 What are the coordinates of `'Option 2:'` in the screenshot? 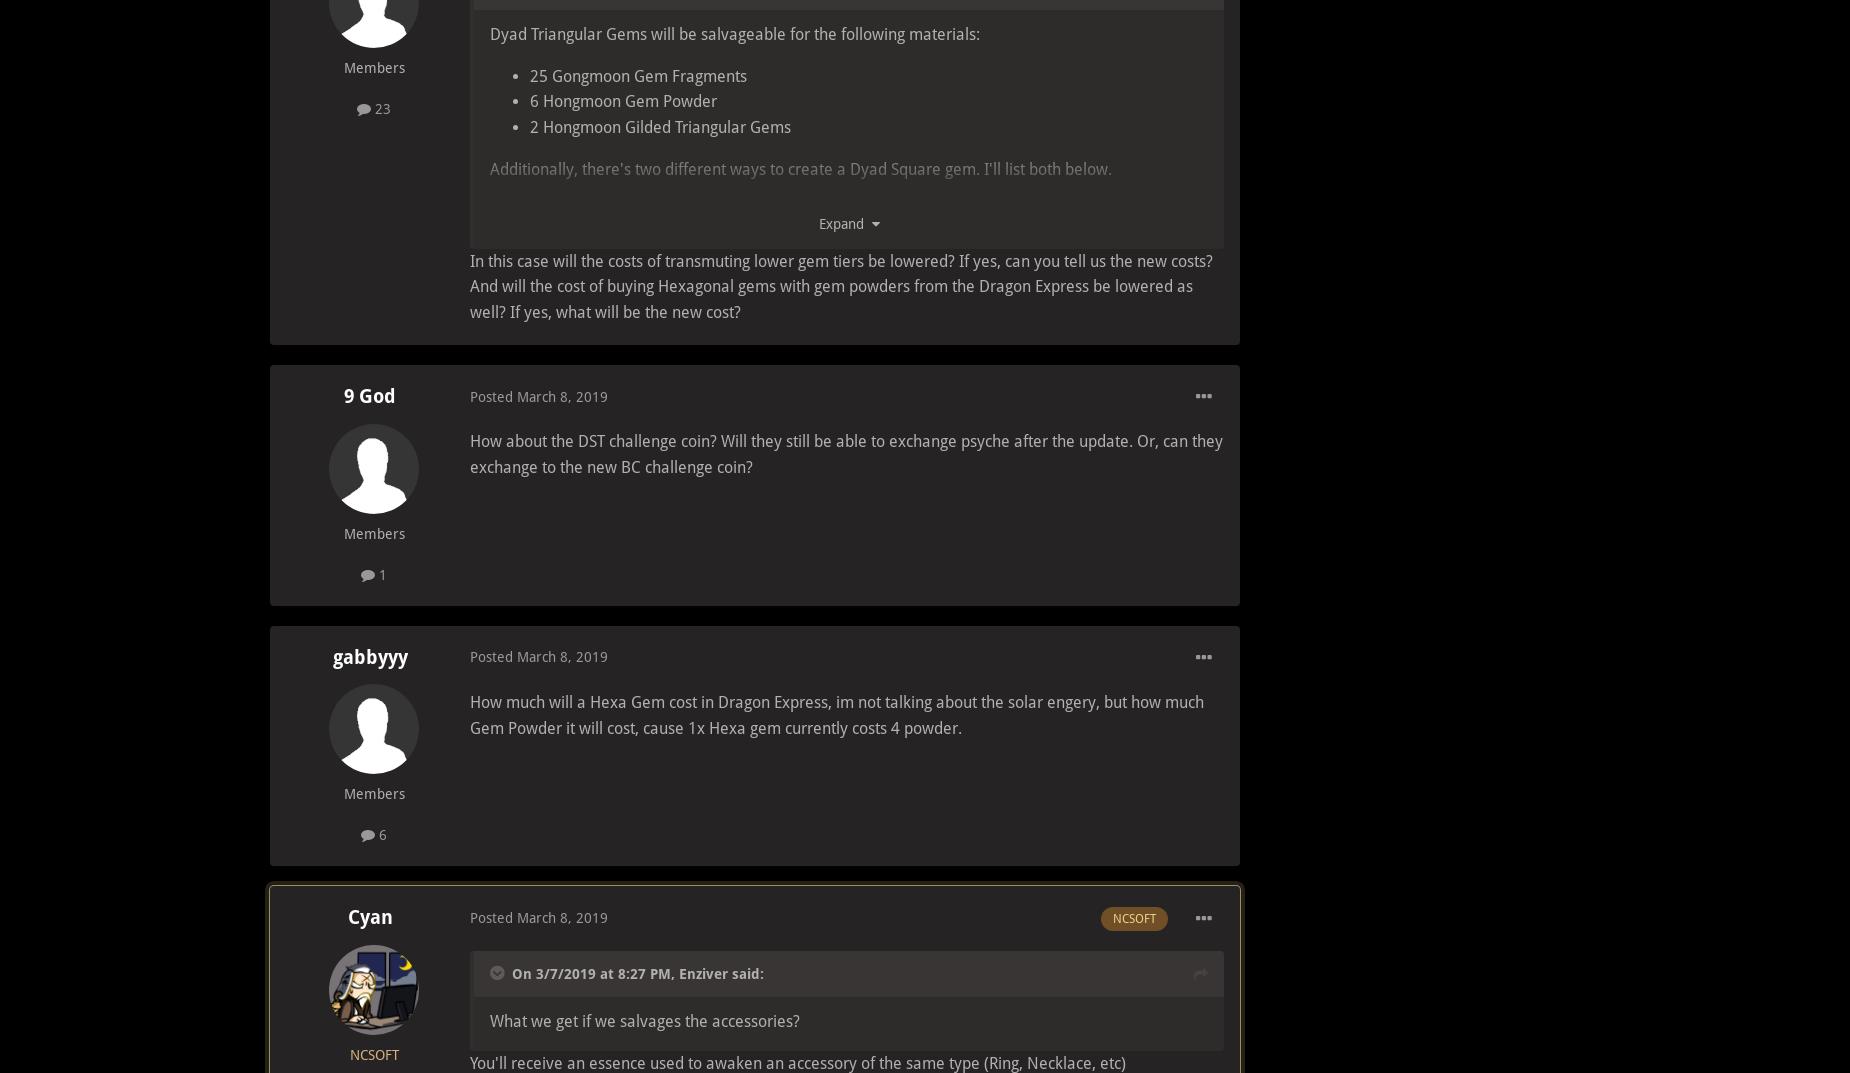 It's located at (522, 378).